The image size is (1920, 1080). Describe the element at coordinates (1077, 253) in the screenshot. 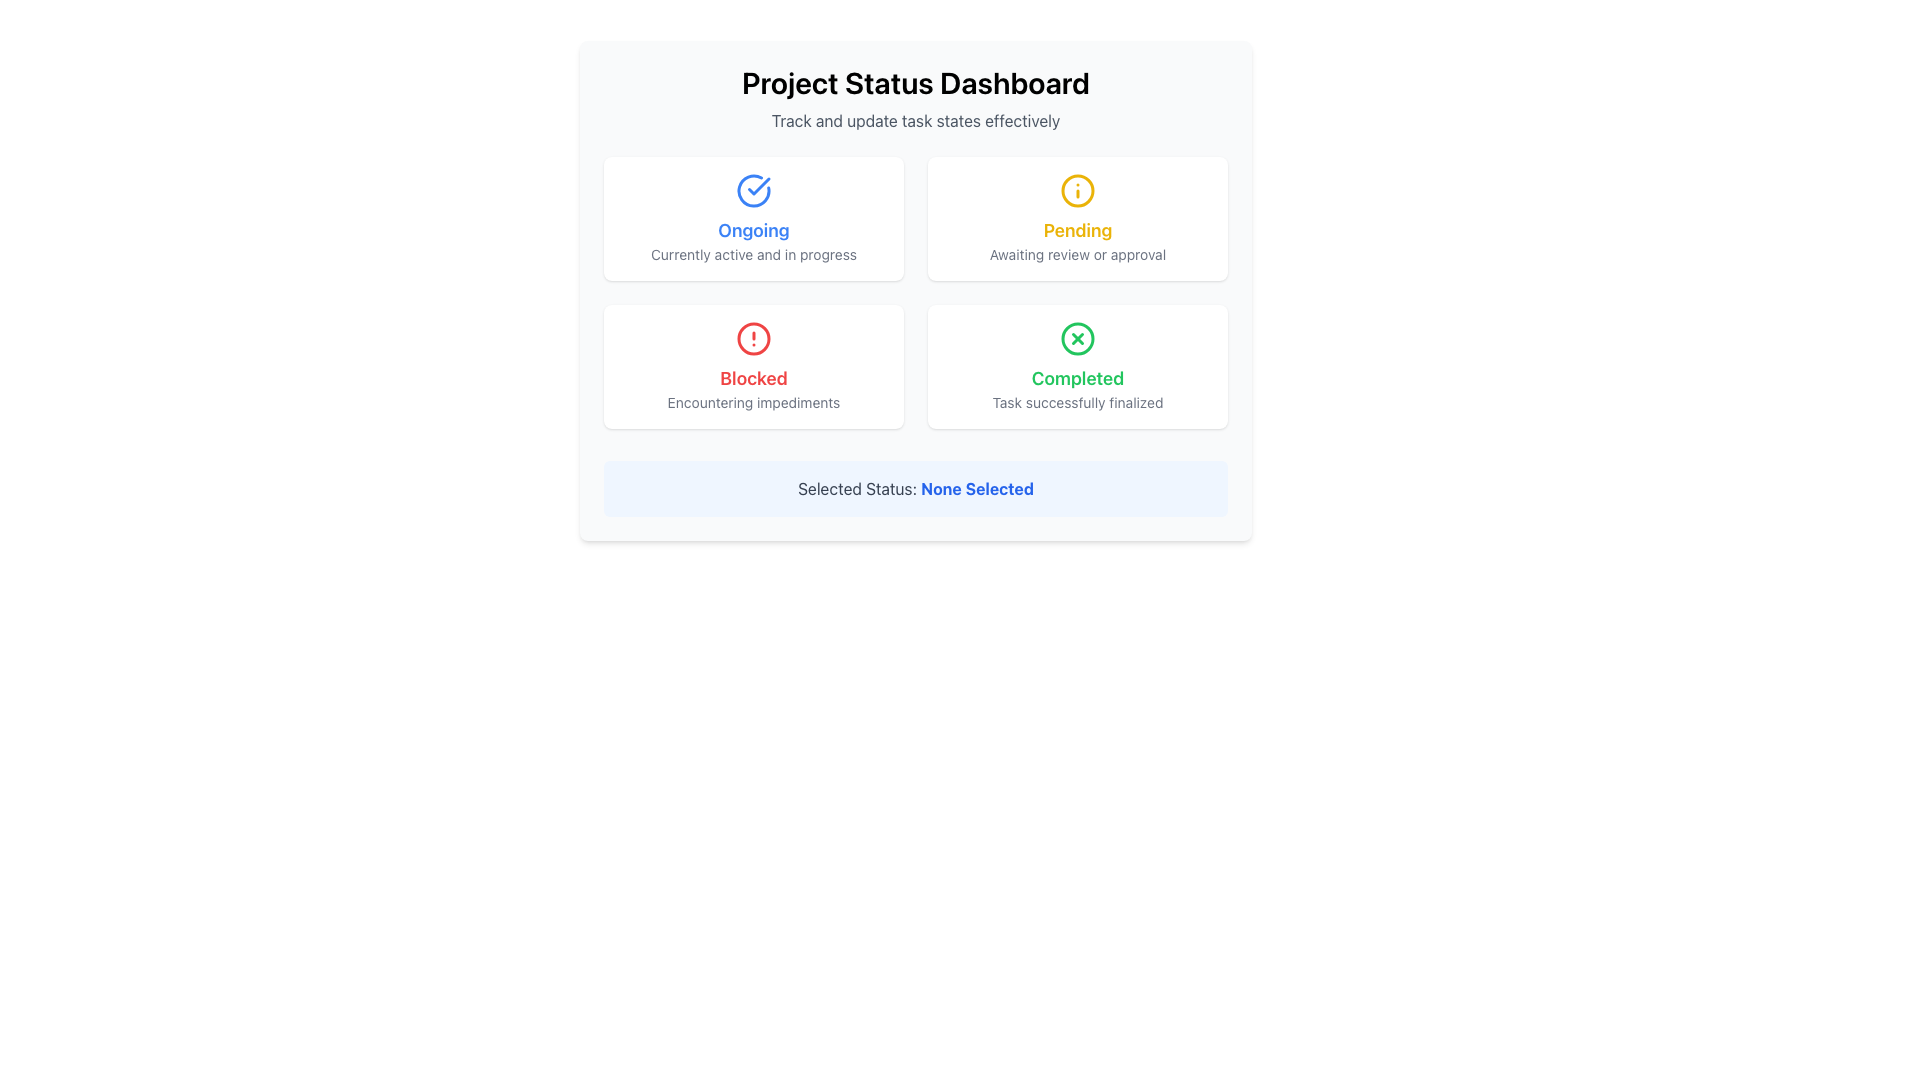

I see `the descriptive text label providing additional information about the 'Pending' status, located within the second card in the grid of four cards on the main dashboard, positioned directly below the headline 'Pending'` at that location.